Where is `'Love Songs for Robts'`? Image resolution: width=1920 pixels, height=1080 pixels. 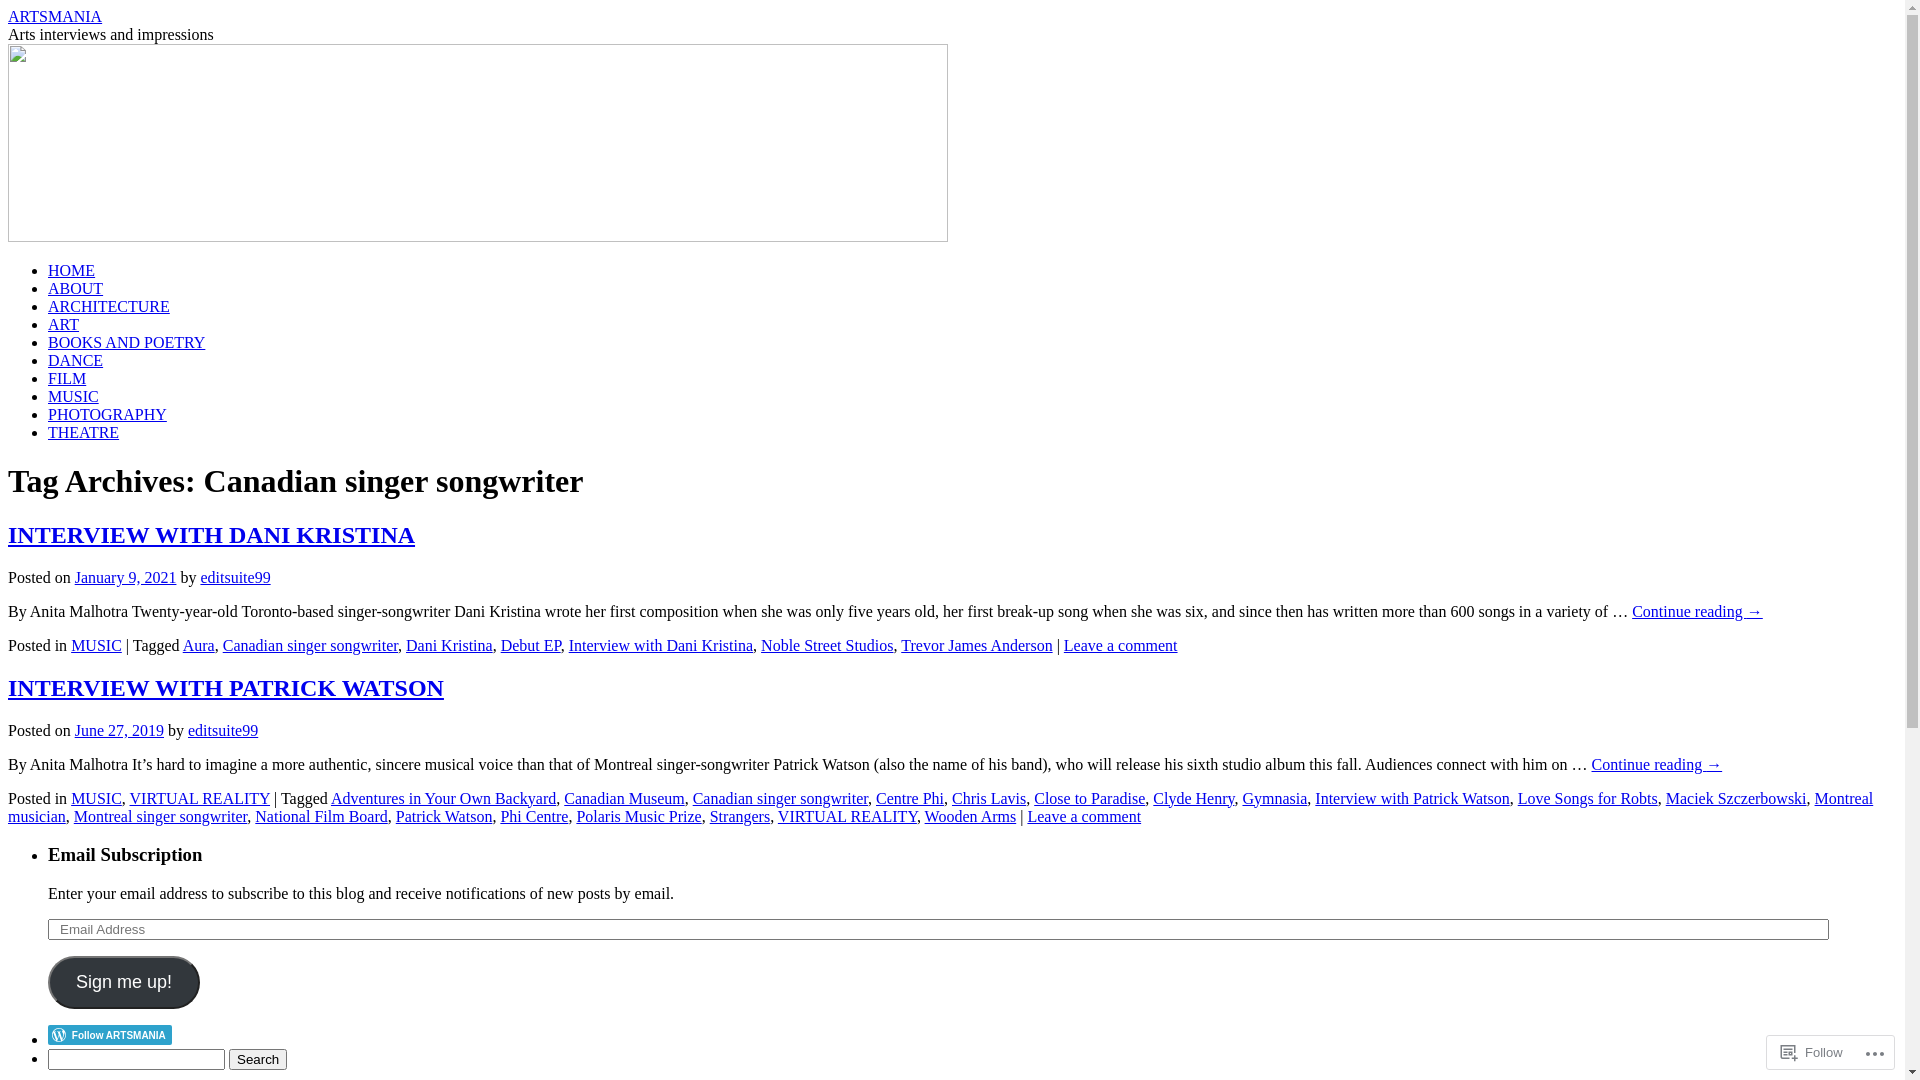 'Love Songs for Robts' is located at coordinates (1587, 797).